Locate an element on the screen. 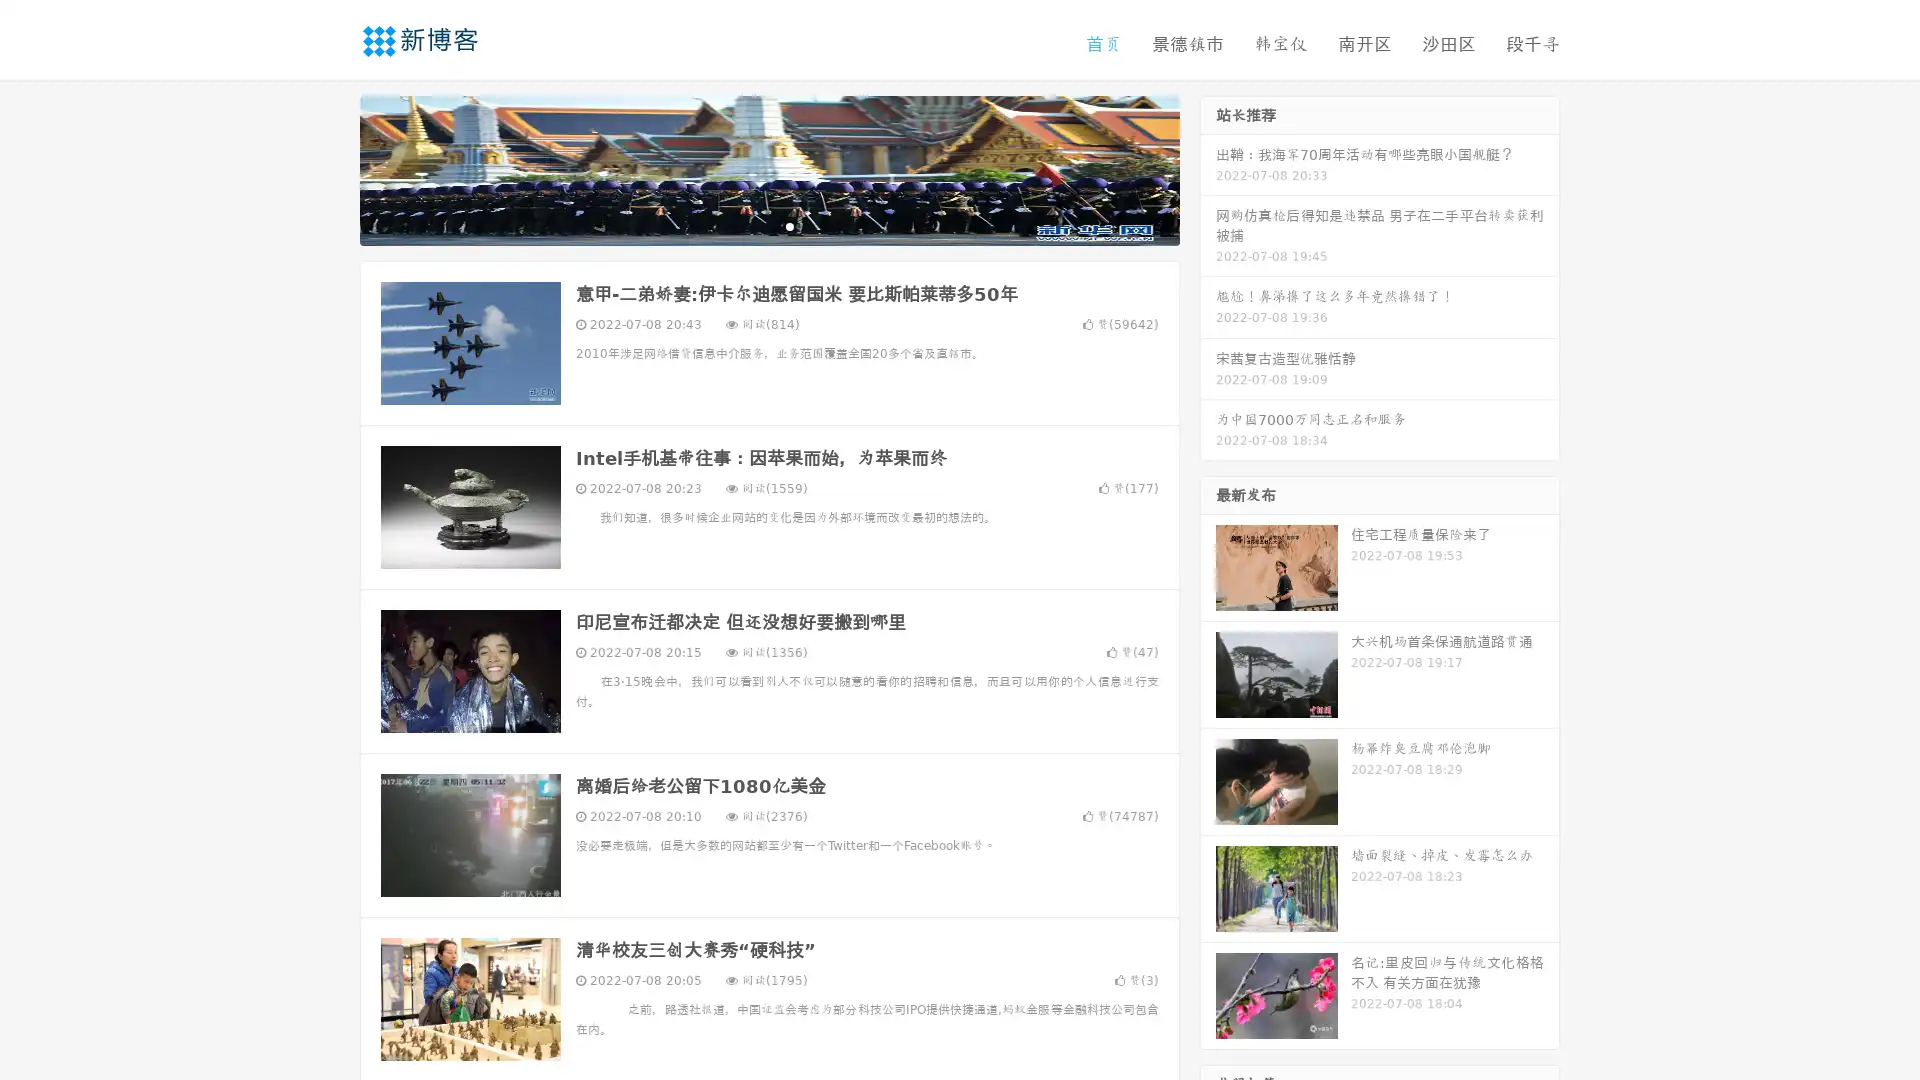 The width and height of the screenshot is (1920, 1080). Go to slide 3 is located at coordinates (789, 225).